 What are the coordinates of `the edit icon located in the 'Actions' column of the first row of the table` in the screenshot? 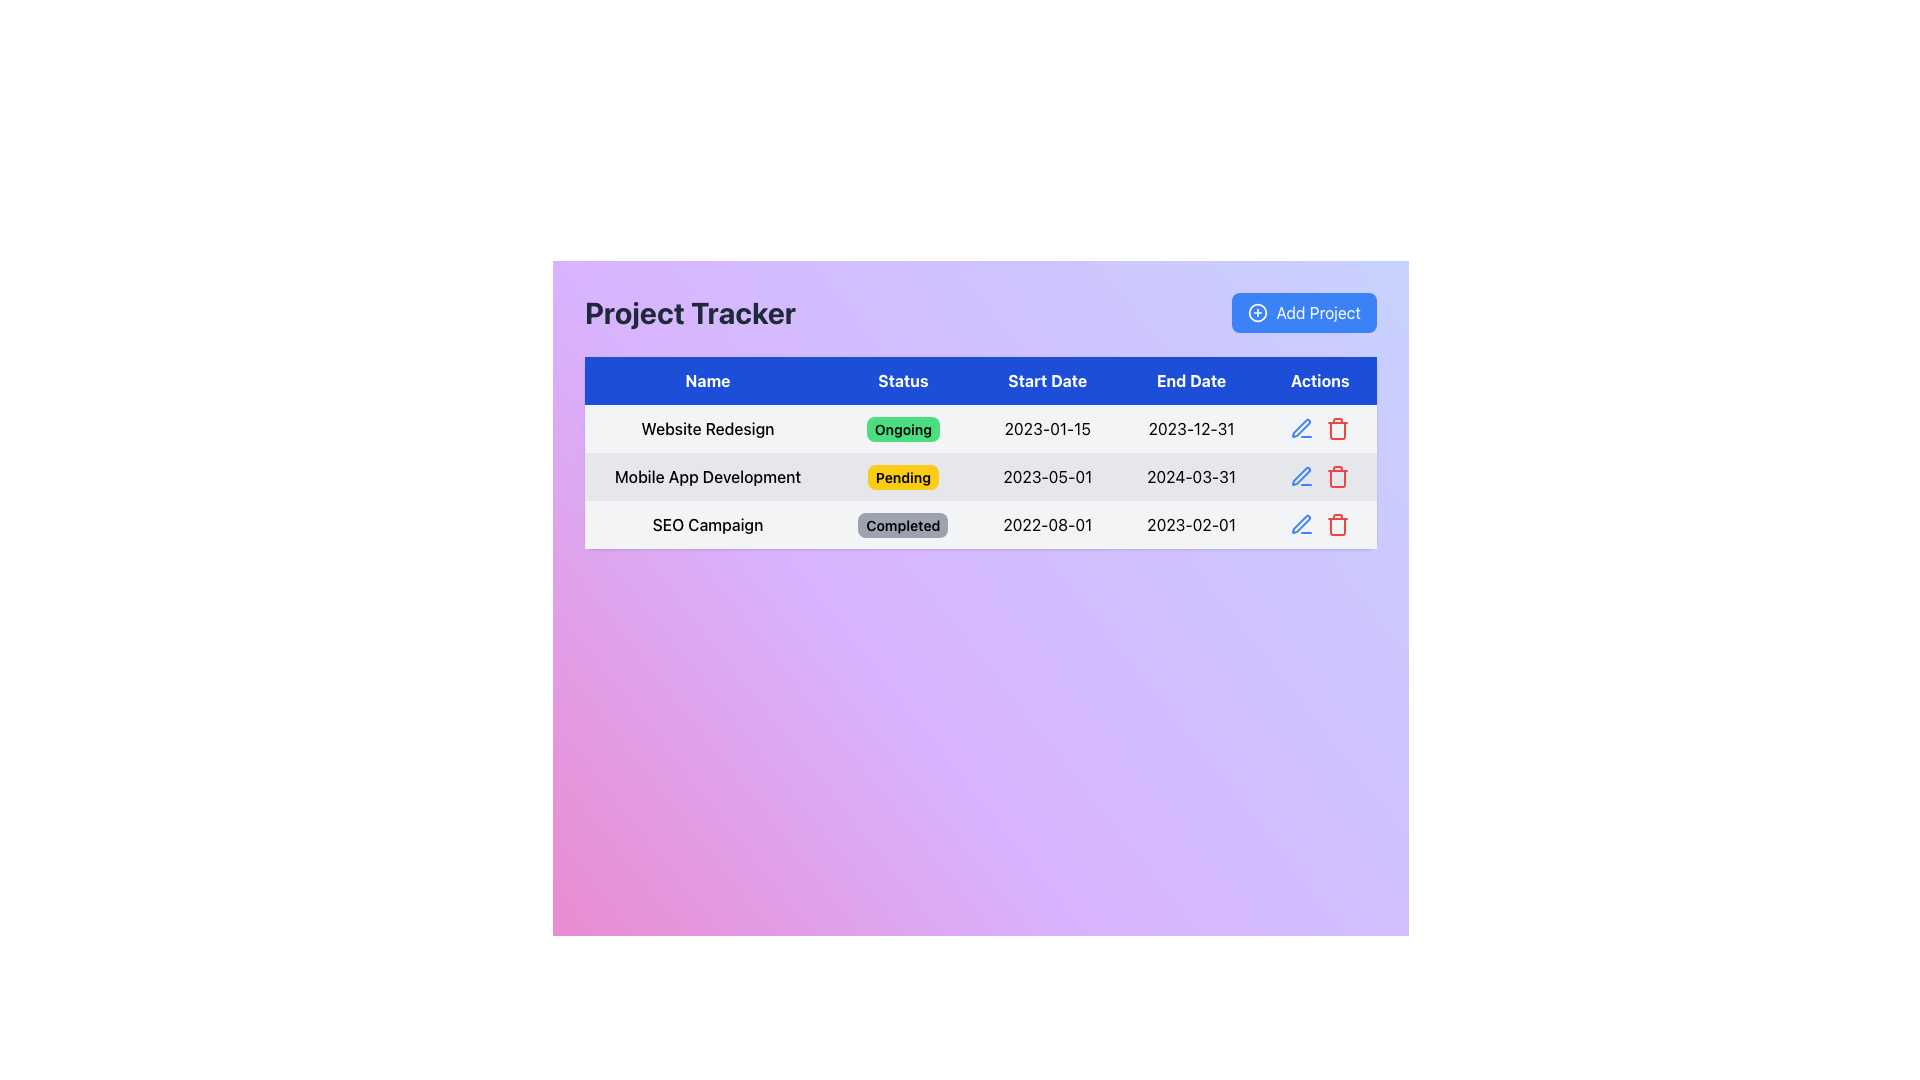 It's located at (1301, 427).